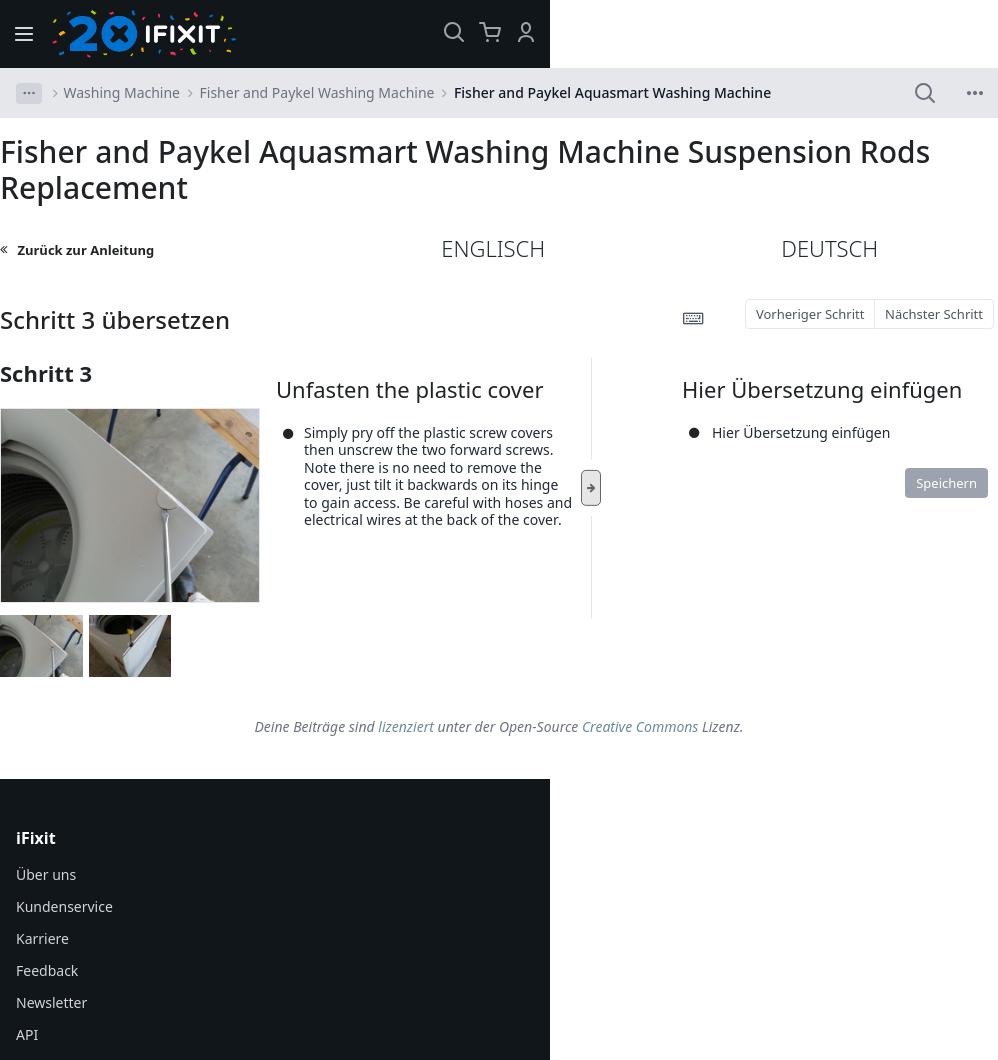 The height and width of the screenshot is (1060, 998). Describe the element at coordinates (303, 474) in the screenshot. I see `'Simply pry off the plastic screw covers then unscrew the two forward screws. Note there is no need to remove the cover, just tilt it backwards on its hinge to gain access. Be careful with hoses and electrical wires at the back of the cover.'` at that location.